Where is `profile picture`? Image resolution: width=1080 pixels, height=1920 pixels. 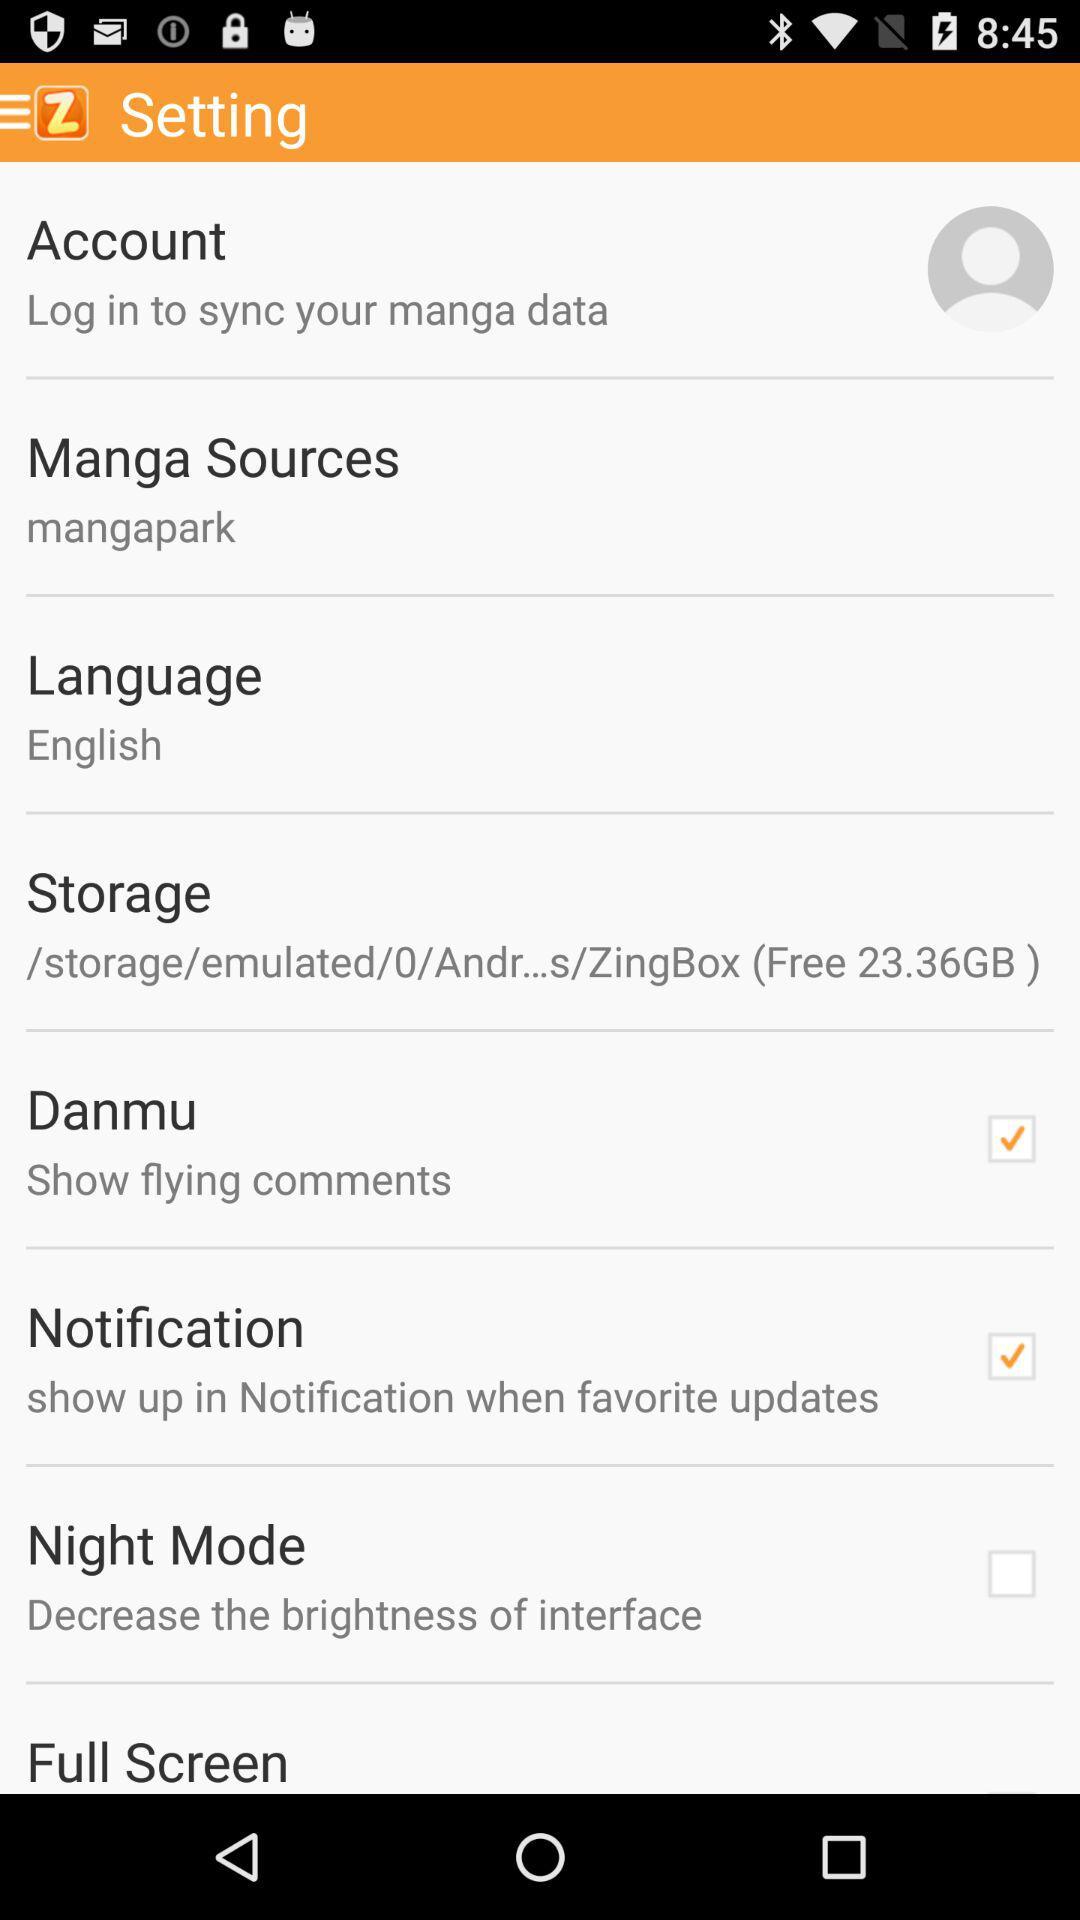
profile picture is located at coordinates (990, 268).